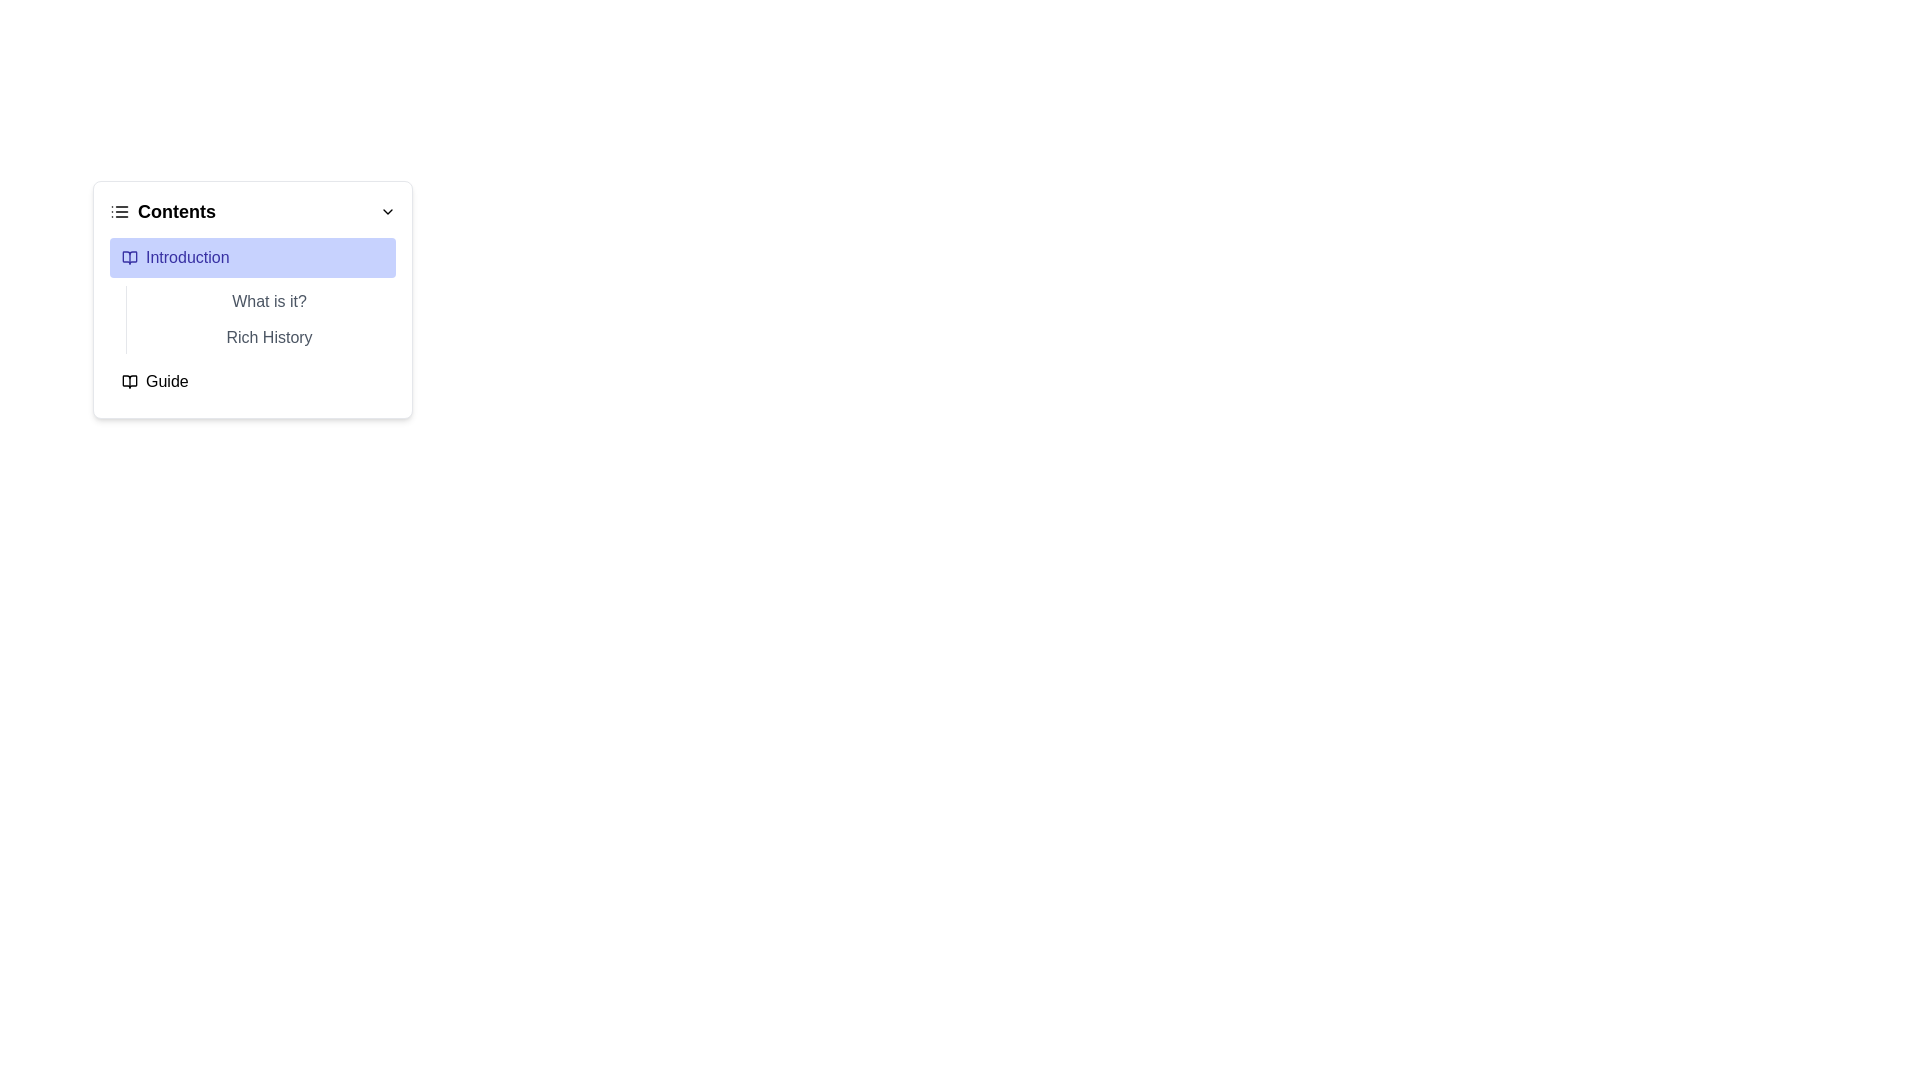  What do you see at coordinates (177, 212) in the screenshot?
I see `the static text label 'Contents' which is prominently displayed at the top of a dropdown-like component` at bounding box center [177, 212].